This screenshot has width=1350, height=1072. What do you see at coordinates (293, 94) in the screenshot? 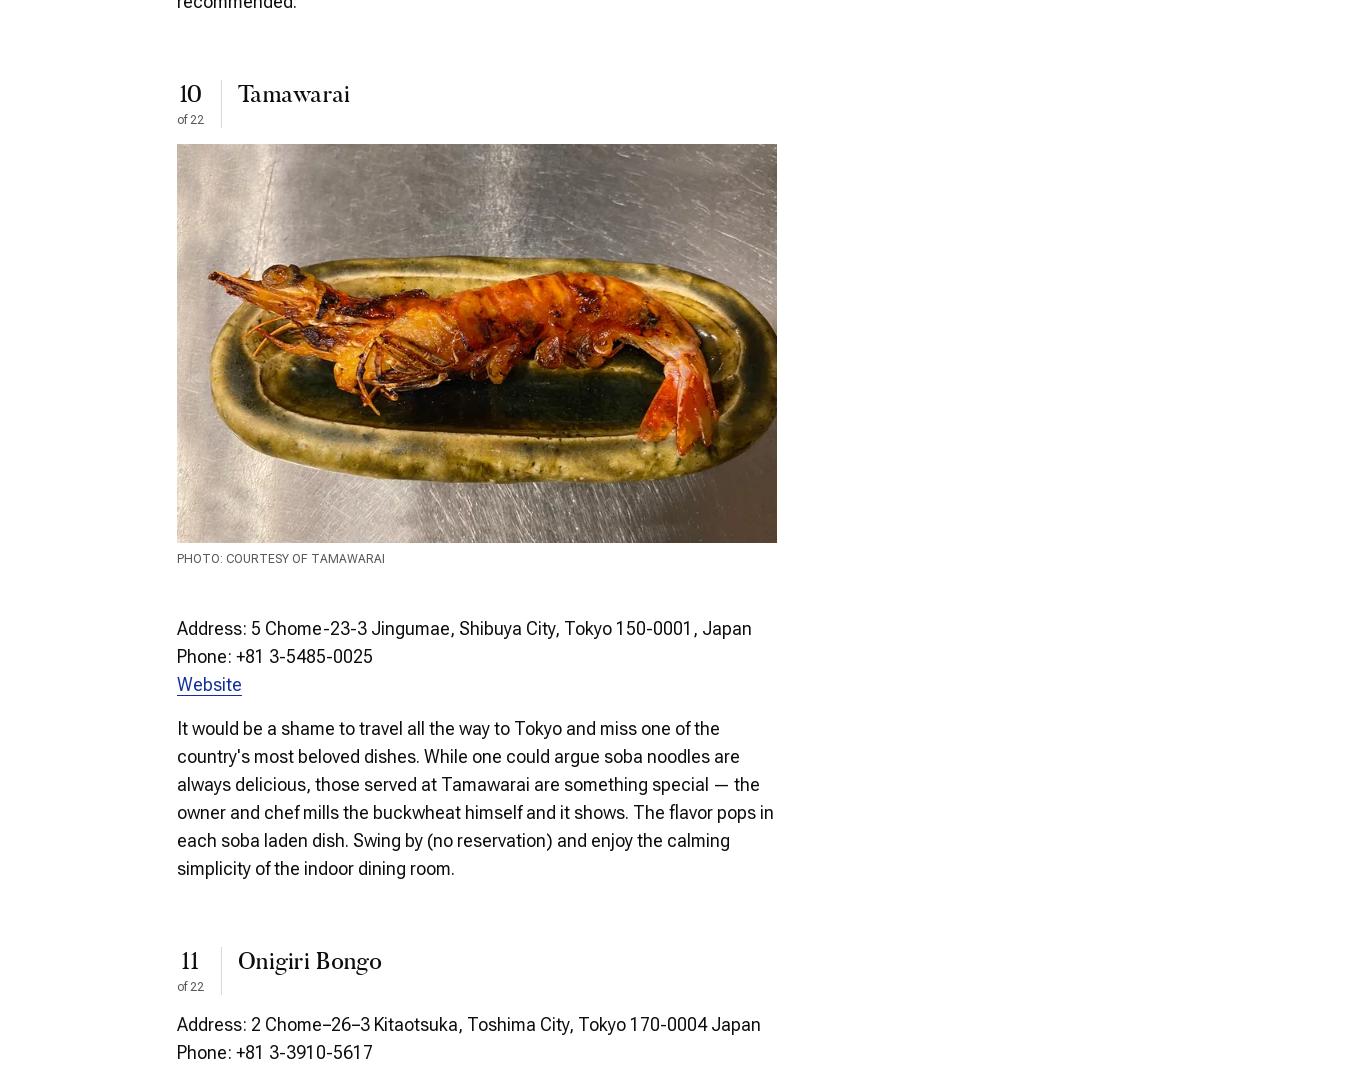
I see `'Tamawarai'` at bounding box center [293, 94].